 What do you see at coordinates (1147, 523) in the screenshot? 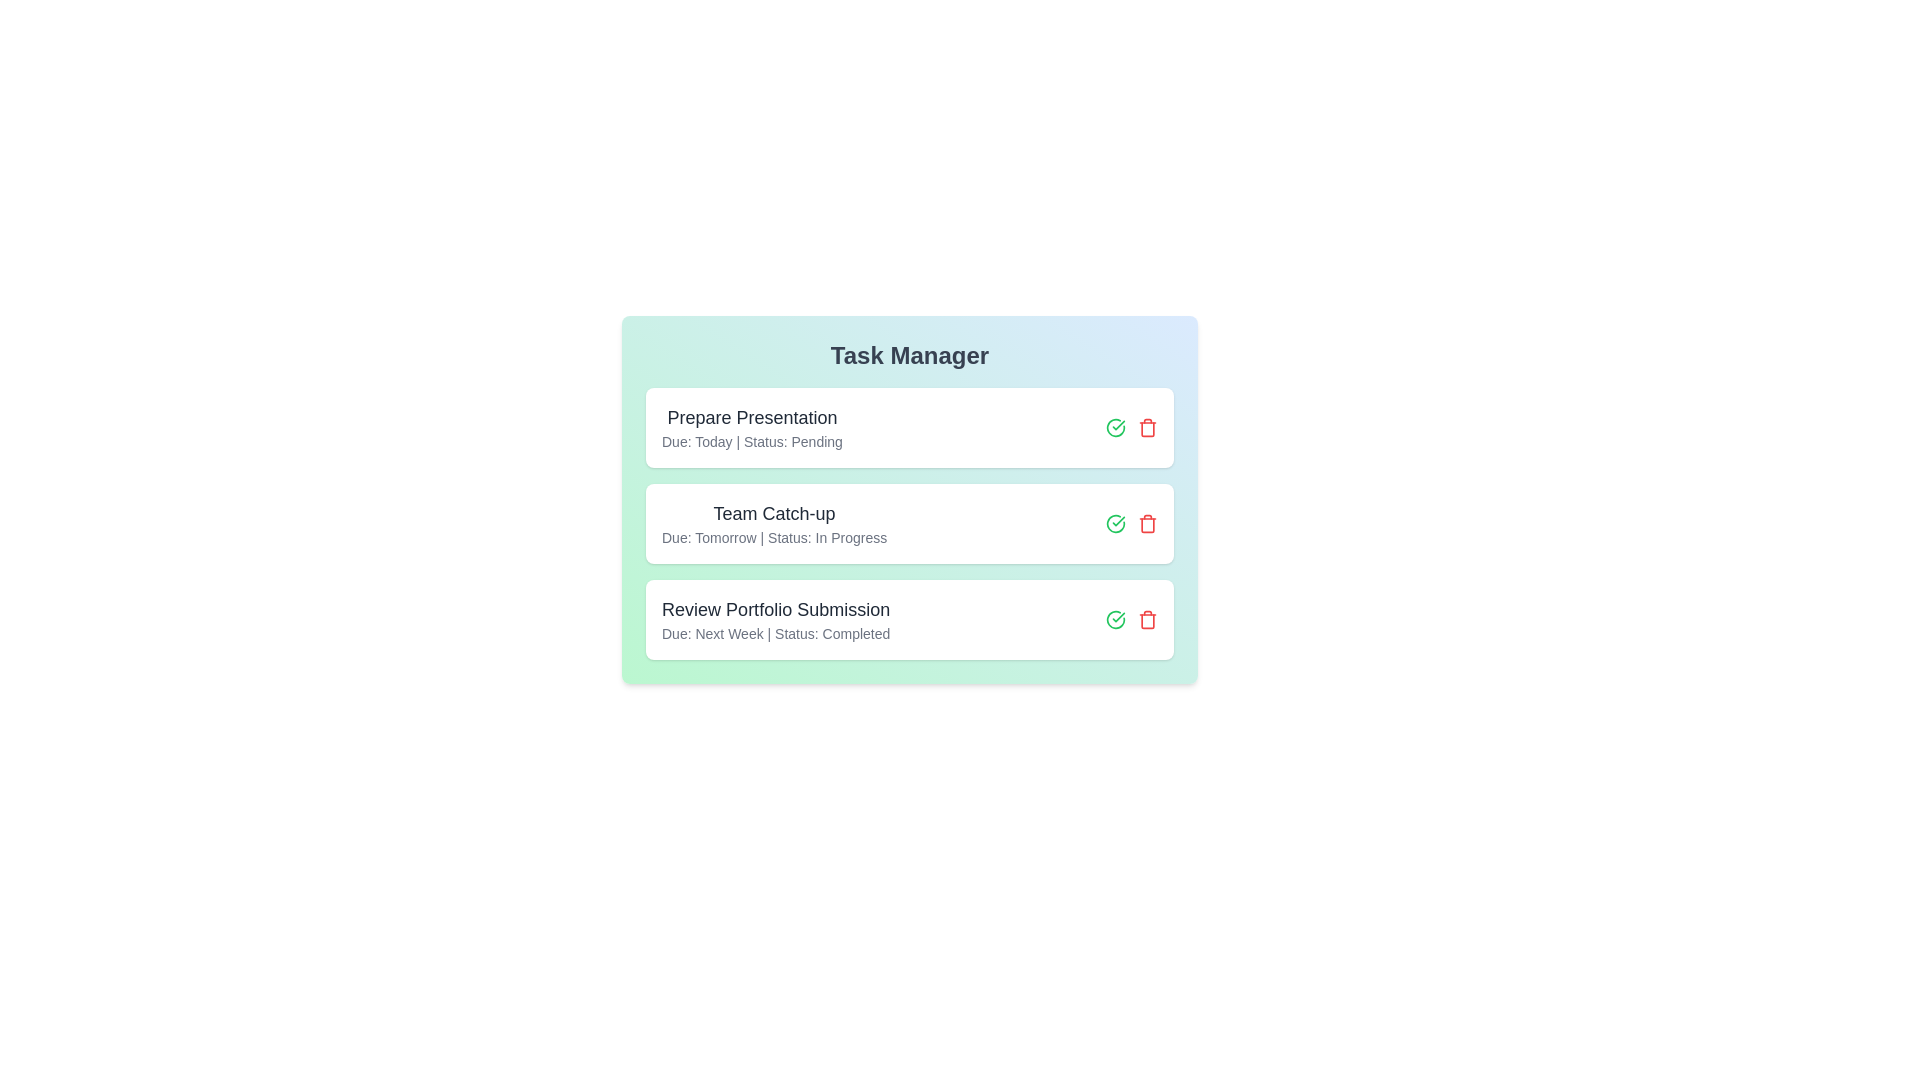
I see `the delete button for the task titled 'Team Catch-up'` at bounding box center [1147, 523].